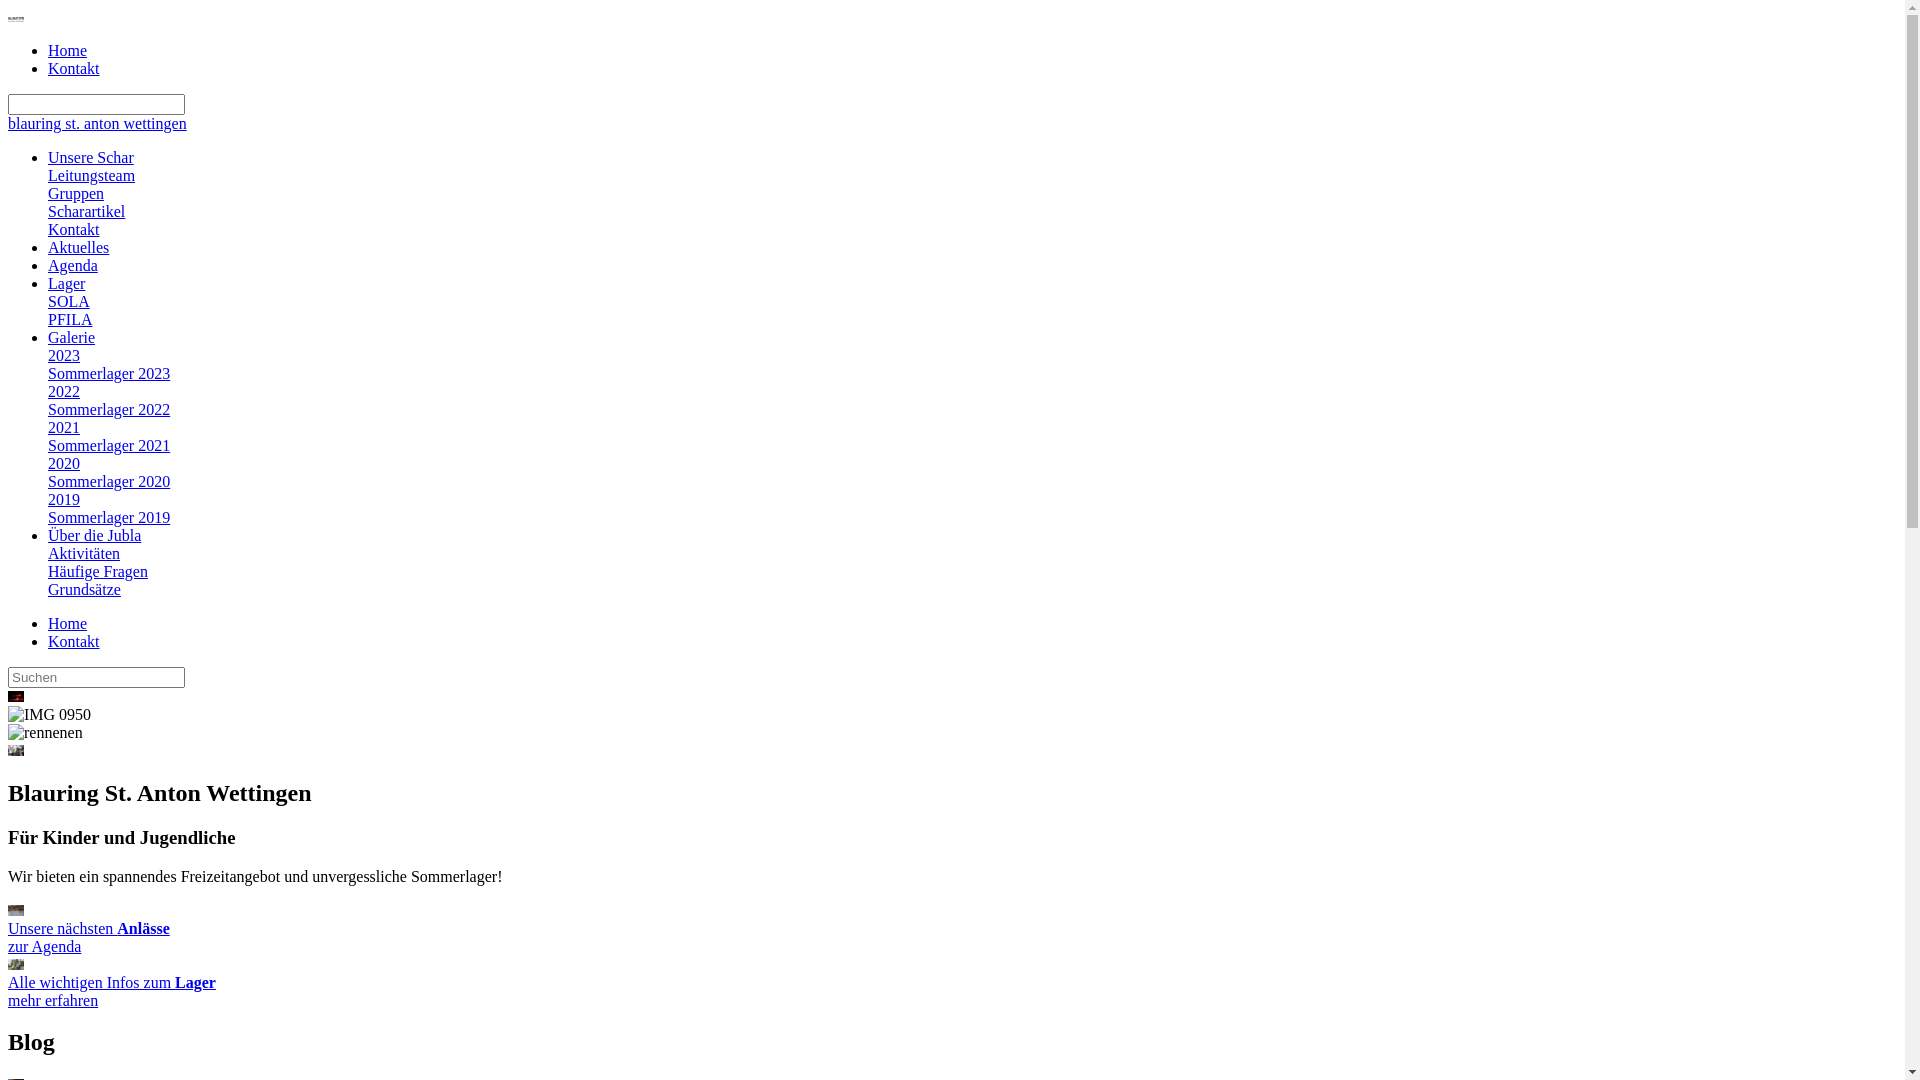 The width and height of the screenshot is (1920, 1080). Describe the element at coordinates (108, 444) in the screenshot. I see `'Sommerlager 2021'` at that location.